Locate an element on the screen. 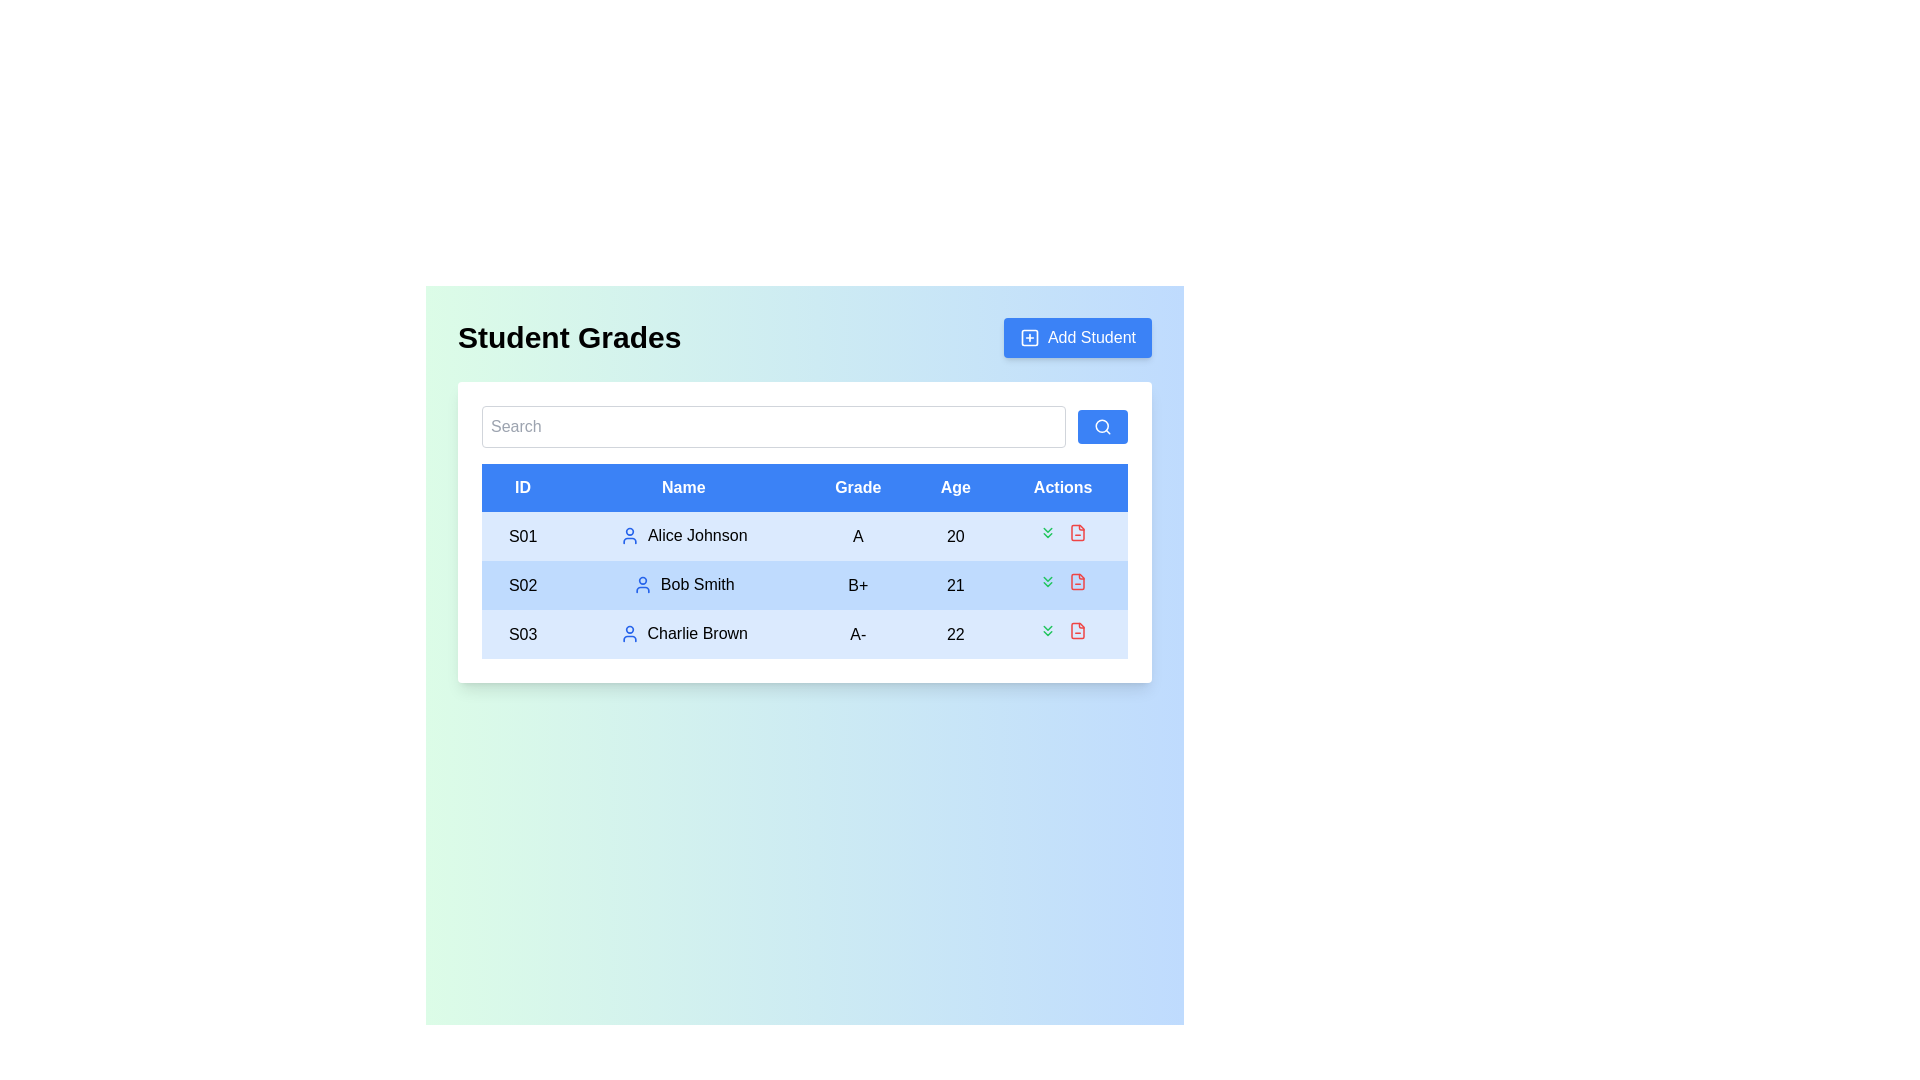 The height and width of the screenshot is (1080, 1920). the search icon, which is a blue outlined magnifying glass icon located within a blue button to the right of the input field is located at coordinates (1102, 426).